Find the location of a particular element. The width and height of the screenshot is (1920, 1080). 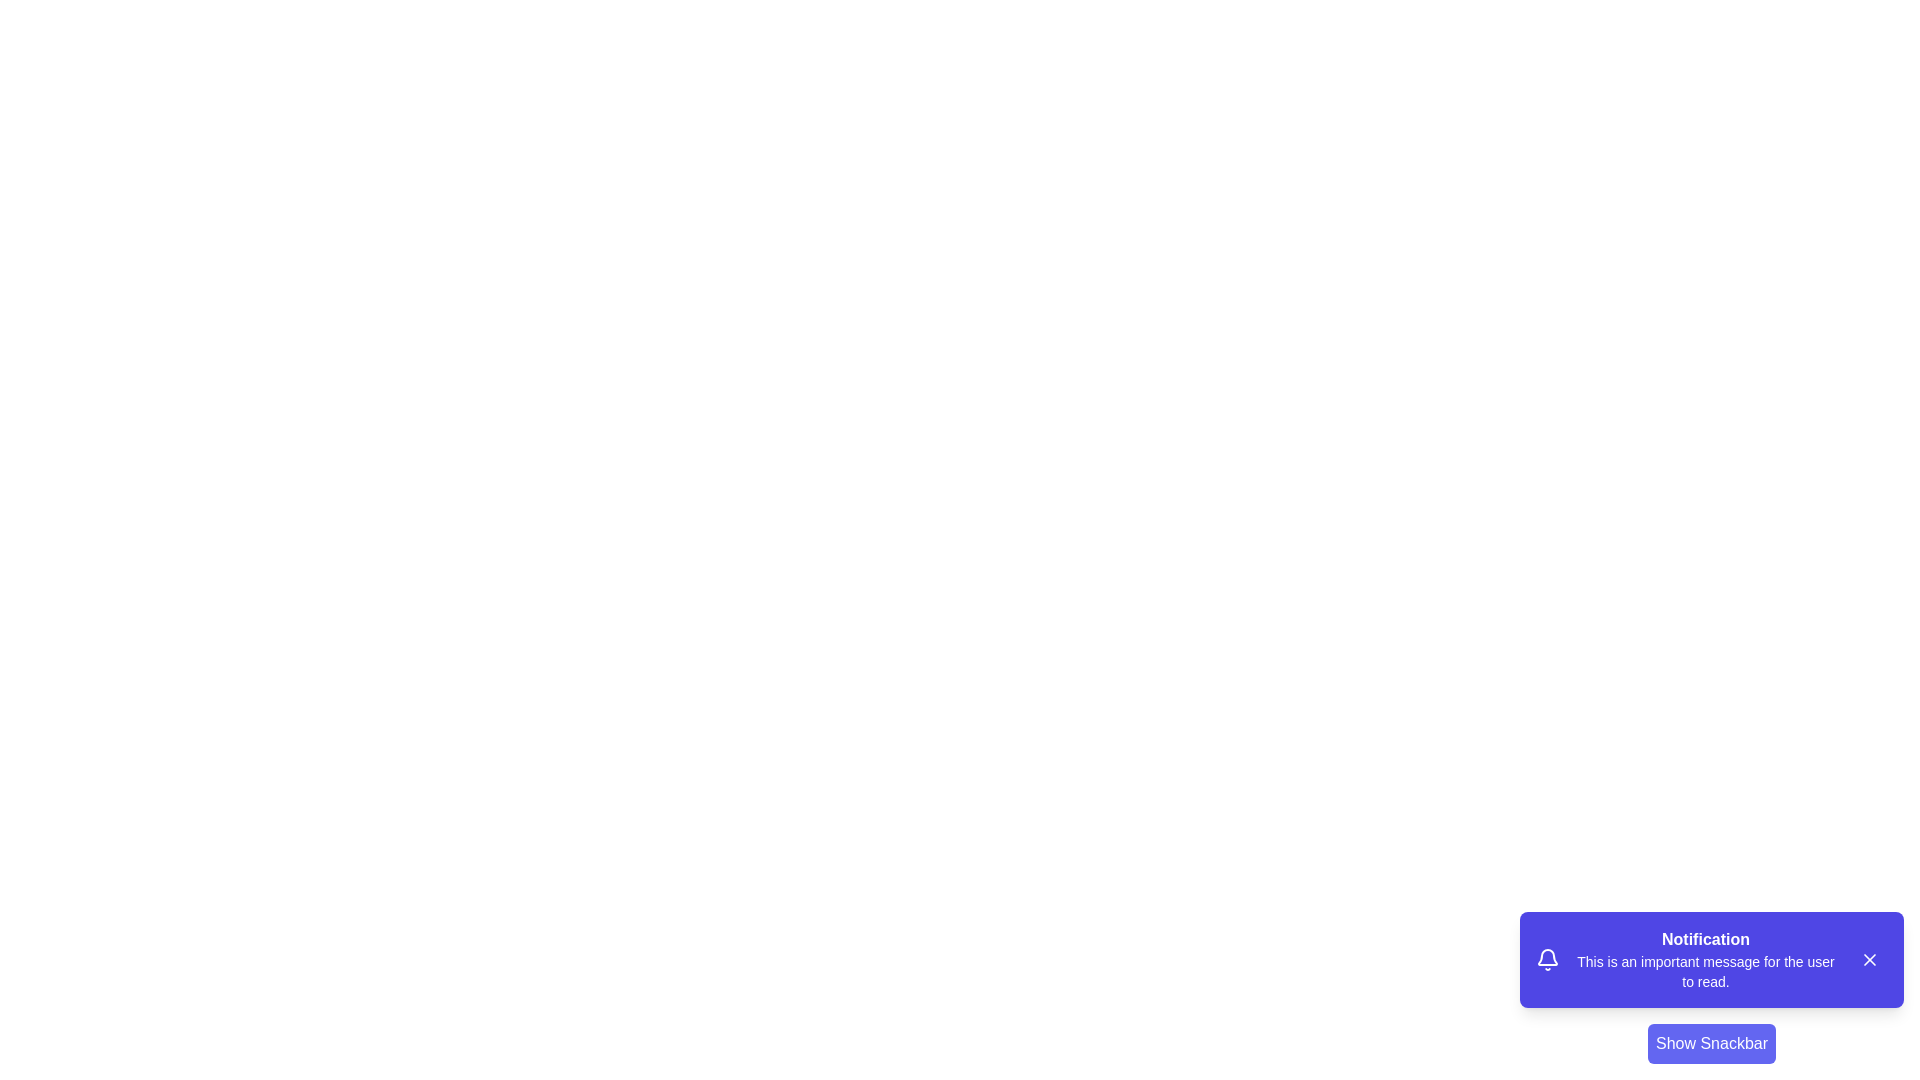

the close button icon, which is a small 'X' symbol located in the upper-right corner of the notification card is located at coordinates (1869, 959).